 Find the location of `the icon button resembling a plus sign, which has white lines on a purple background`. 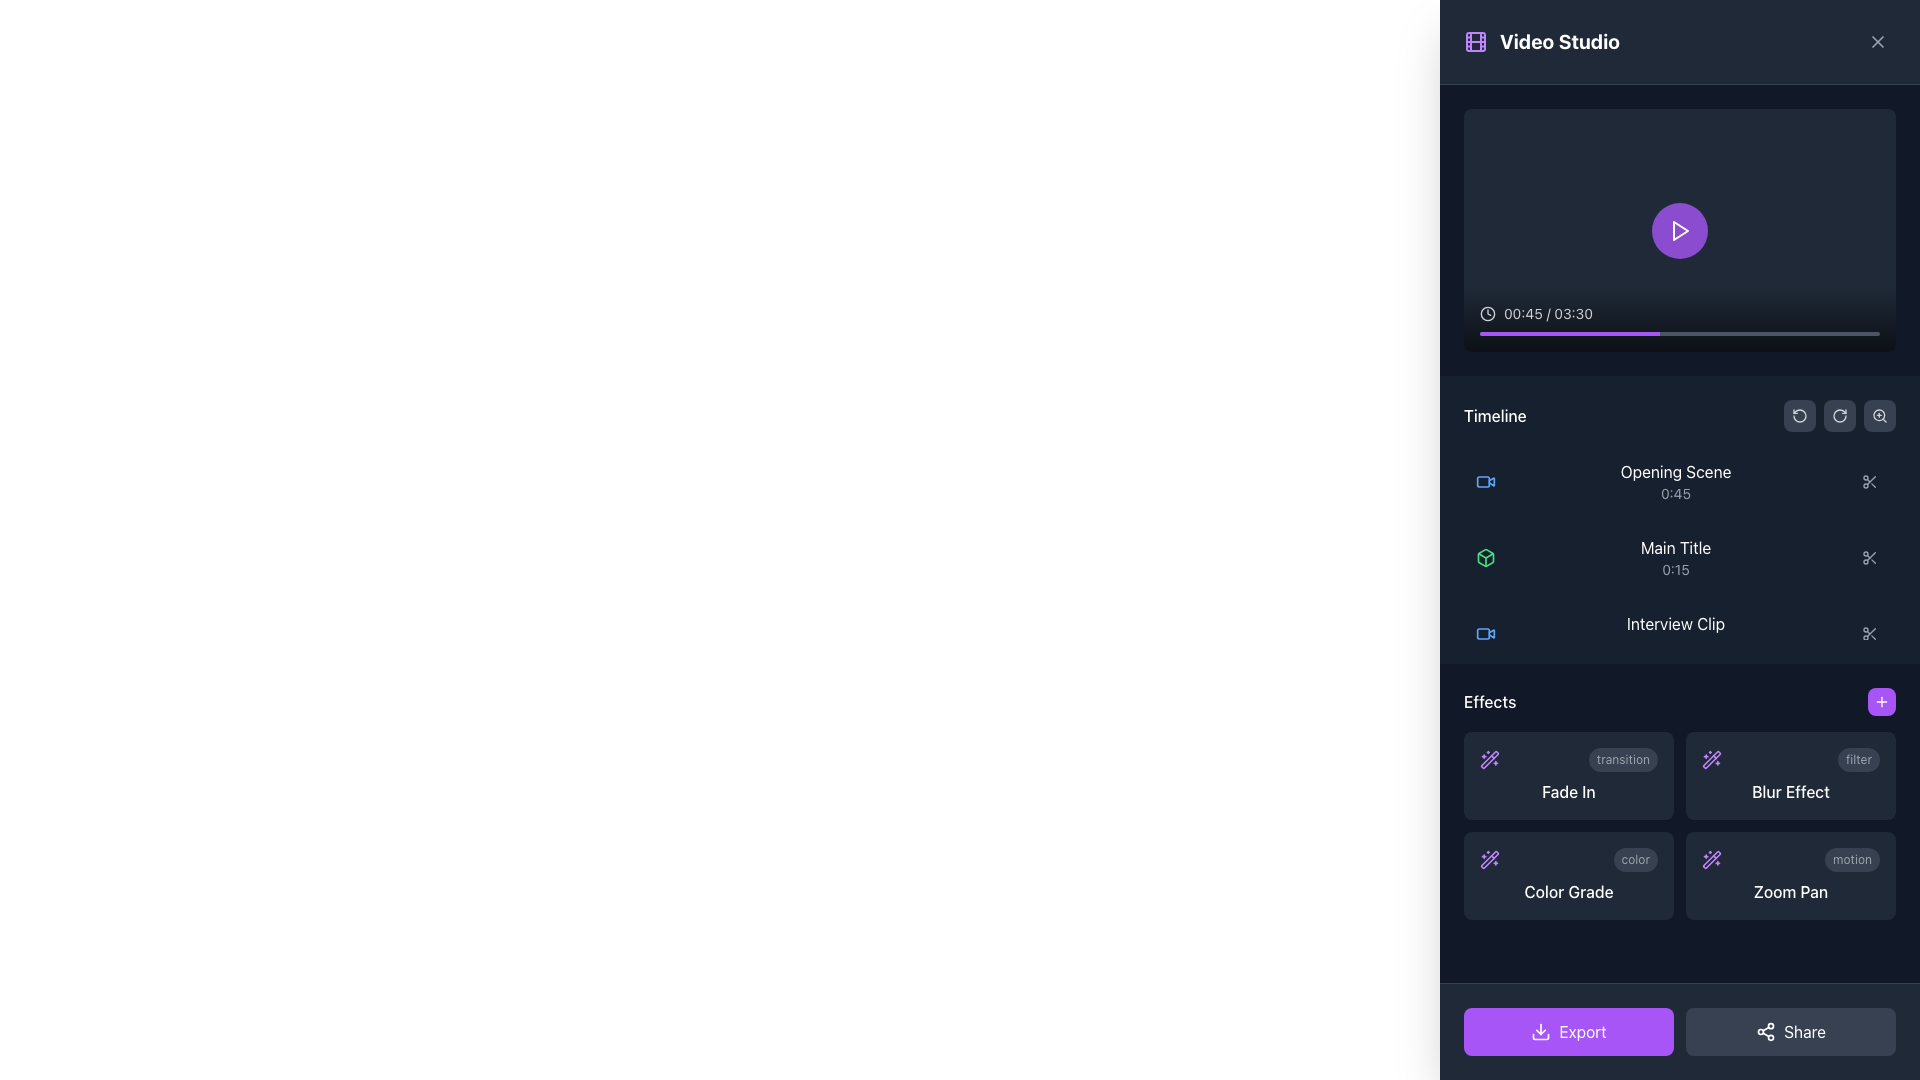

the icon button resembling a plus sign, which has white lines on a purple background is located at coordinates (1880, 701).